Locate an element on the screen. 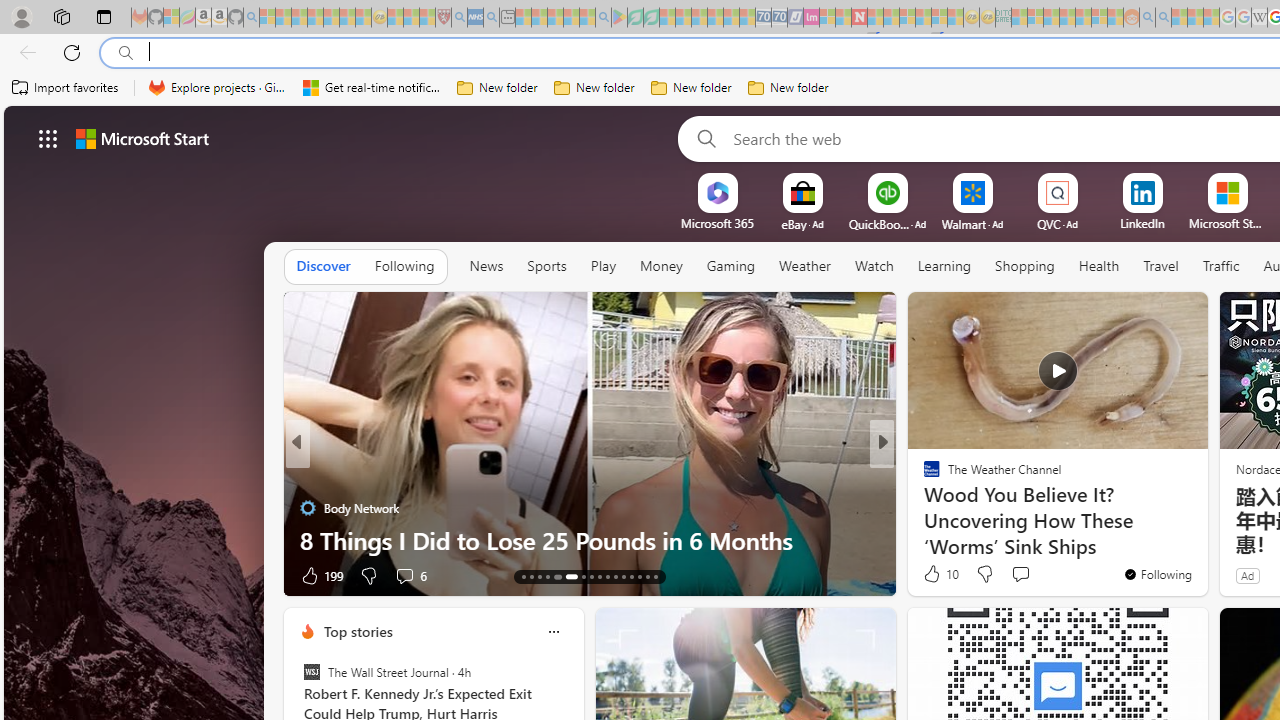 The image size is (1280, 720). 'View comments 10 Comment' is located at coordinates (1029, 575).